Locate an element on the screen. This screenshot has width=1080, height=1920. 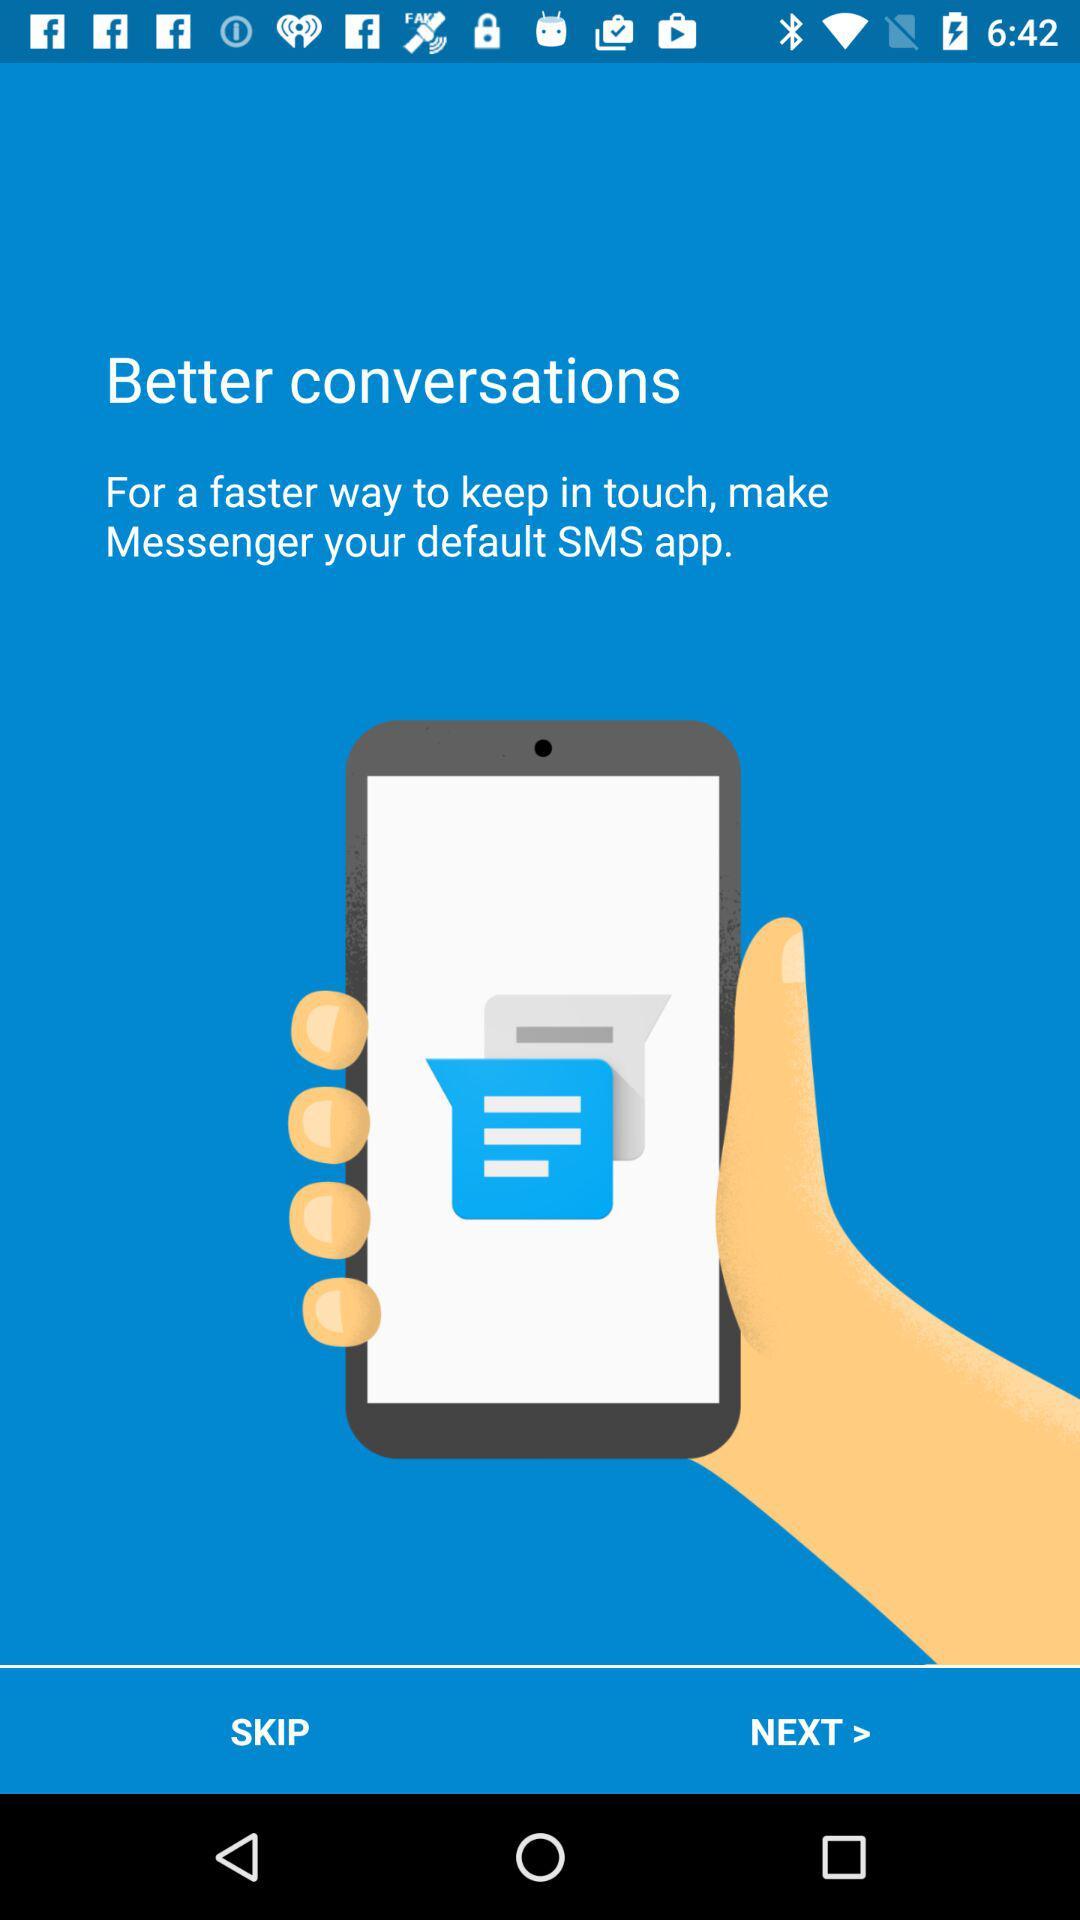
next > app is located at coordinates (810, 1730).